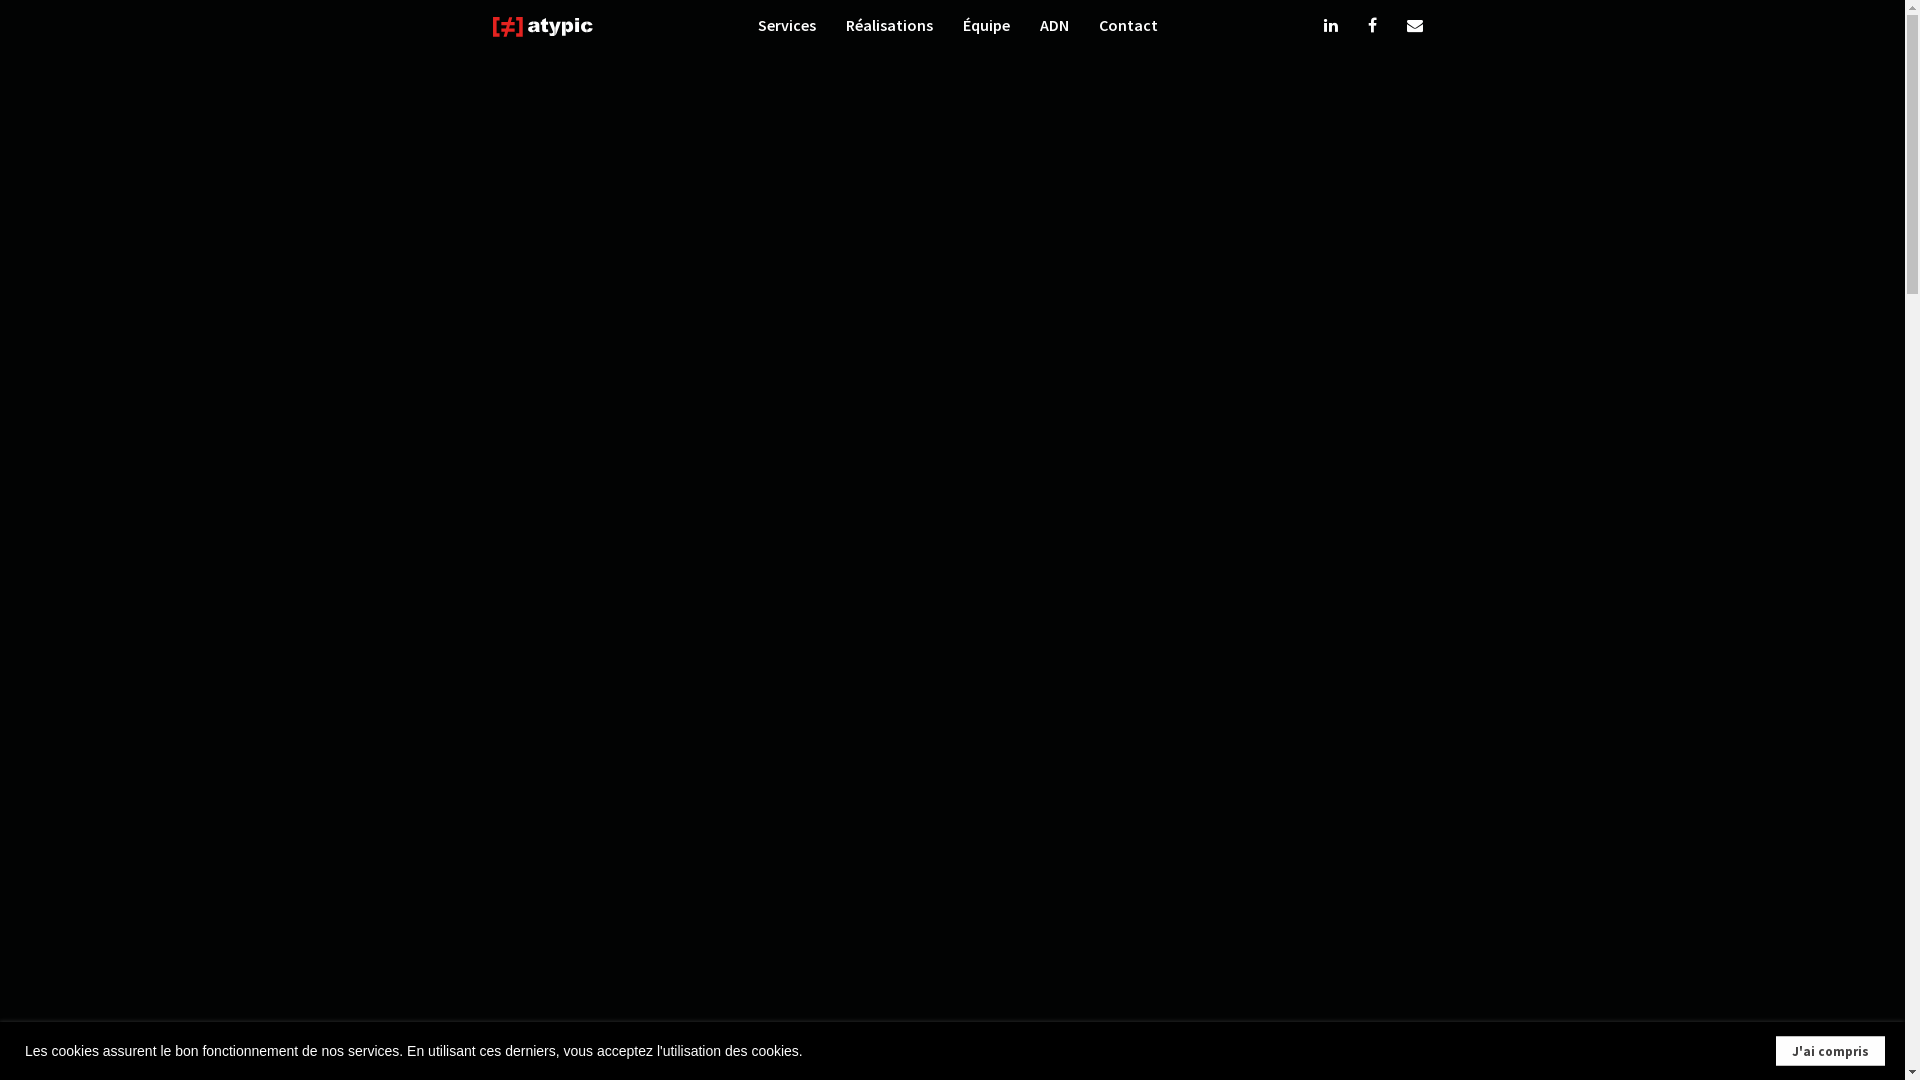 The width and height of the screenshot is (1920, 1080). What do you see at coordinates (786, 27) in the screenshot?
I see `'Services'` at bounding box center [786, 27].